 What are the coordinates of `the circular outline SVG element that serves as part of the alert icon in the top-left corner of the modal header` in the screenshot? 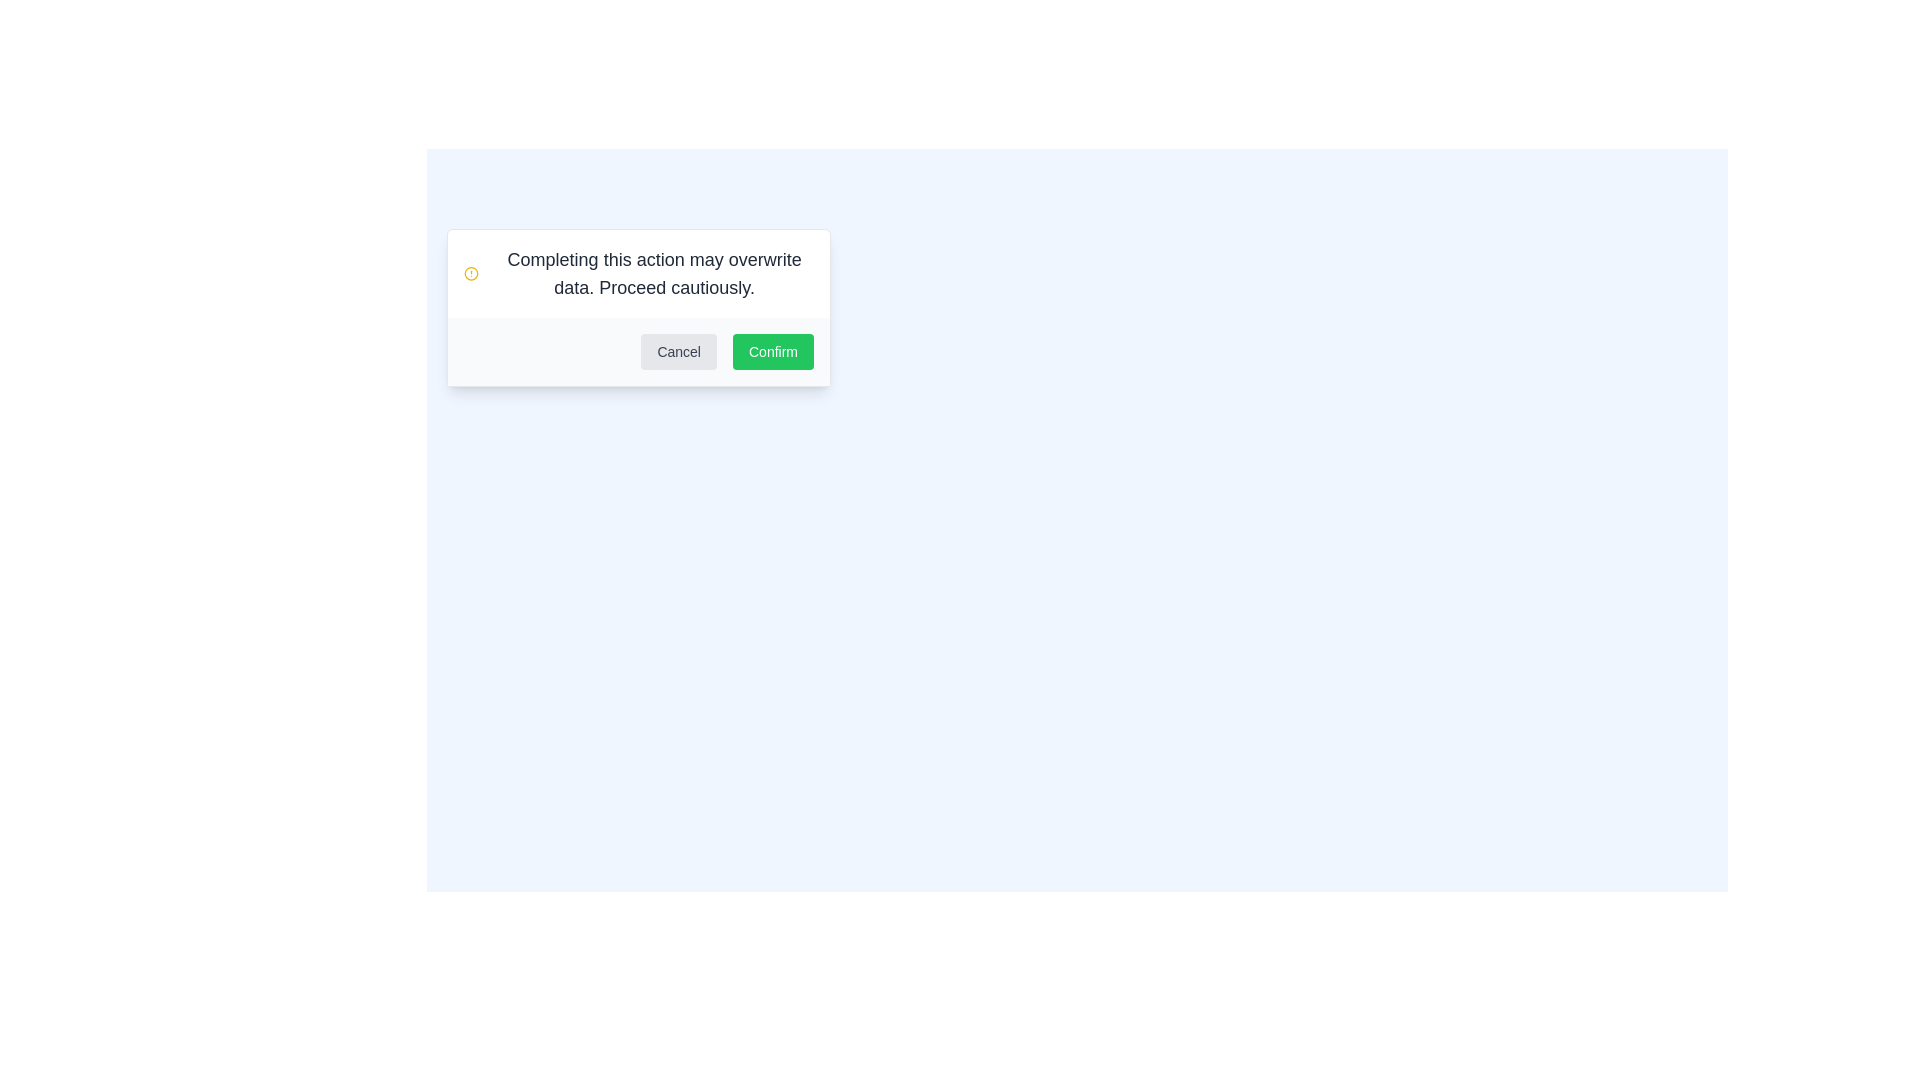 It's located at (470, 273).